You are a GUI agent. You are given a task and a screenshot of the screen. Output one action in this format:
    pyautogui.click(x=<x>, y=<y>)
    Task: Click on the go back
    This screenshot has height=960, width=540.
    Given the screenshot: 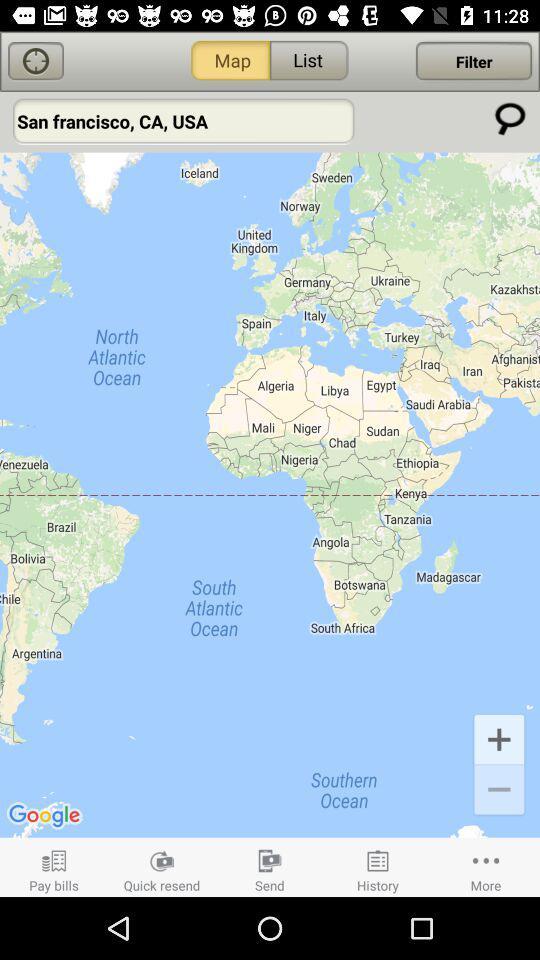 What is the action you would take?
    pyautogui.click(x=36, y=61)
    